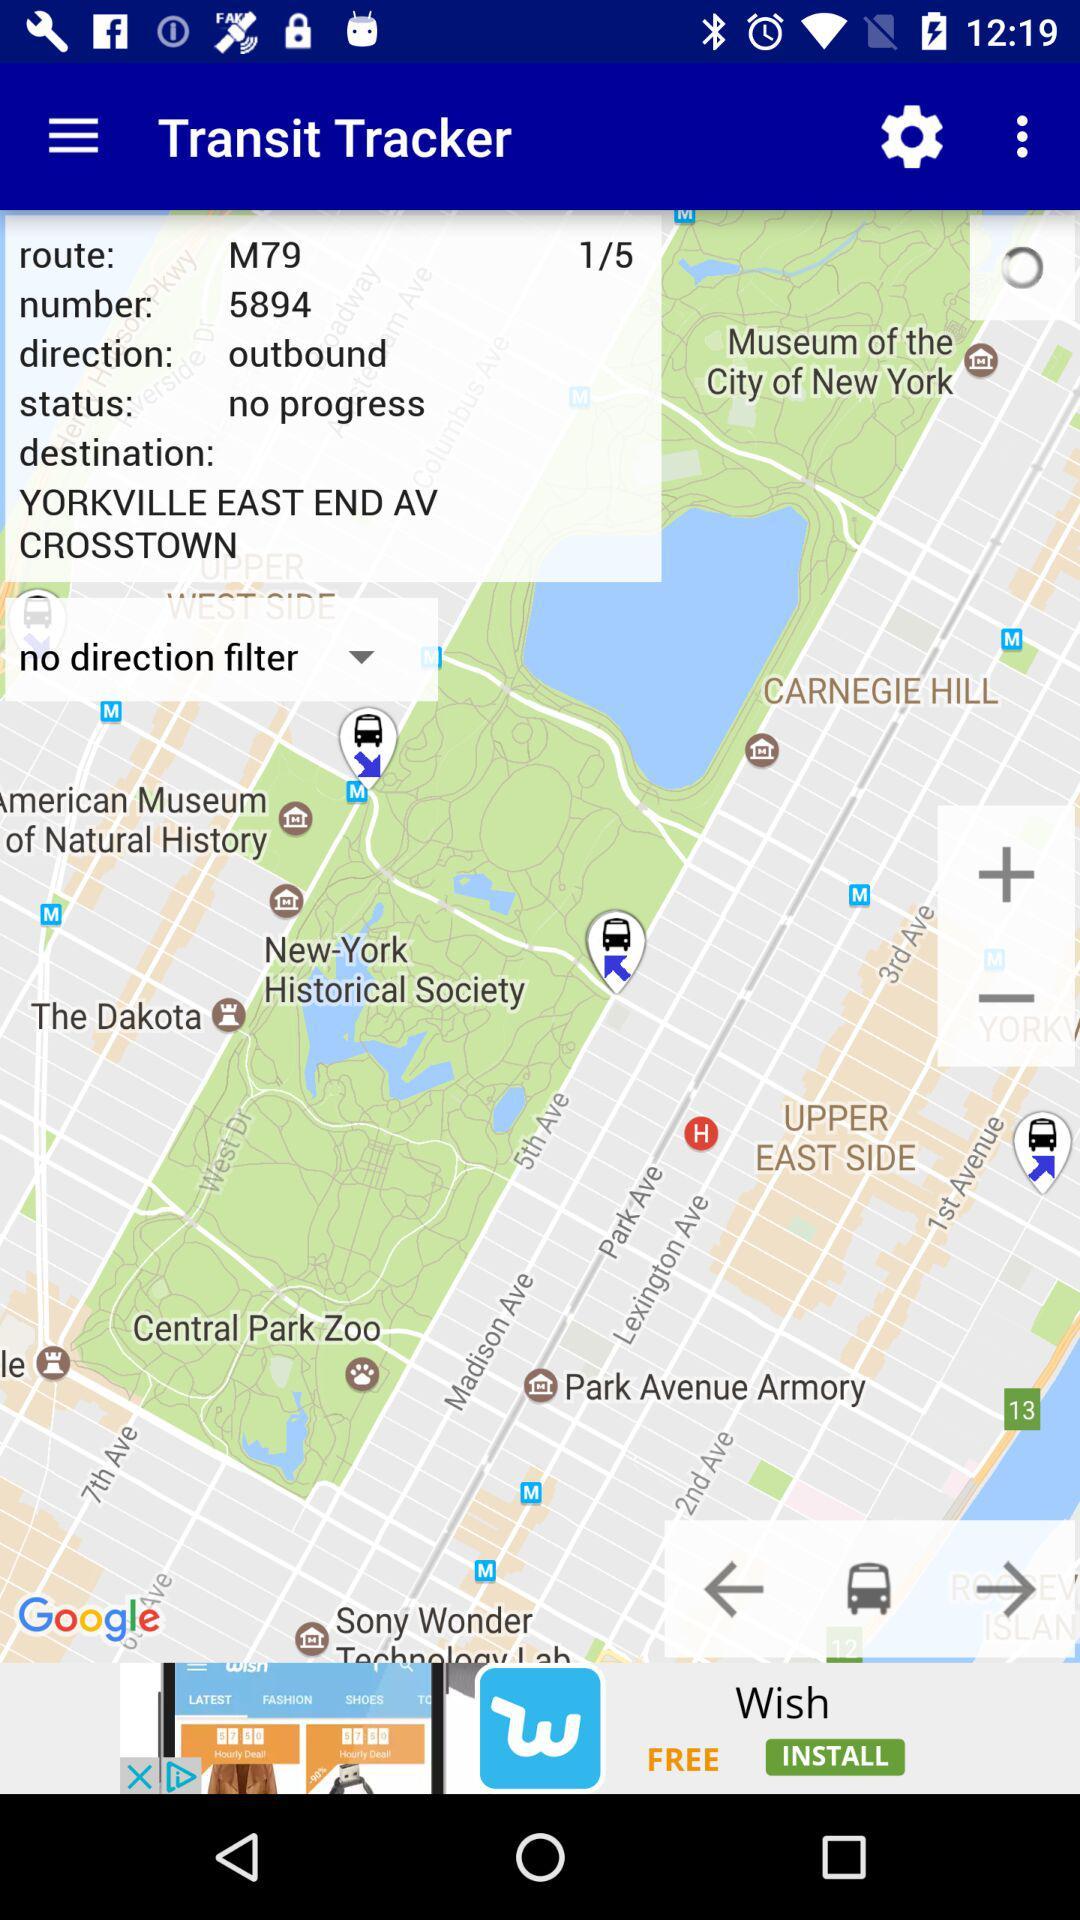 The image size is (1080, 1920). I want to click on go back, so click(733, 1587).